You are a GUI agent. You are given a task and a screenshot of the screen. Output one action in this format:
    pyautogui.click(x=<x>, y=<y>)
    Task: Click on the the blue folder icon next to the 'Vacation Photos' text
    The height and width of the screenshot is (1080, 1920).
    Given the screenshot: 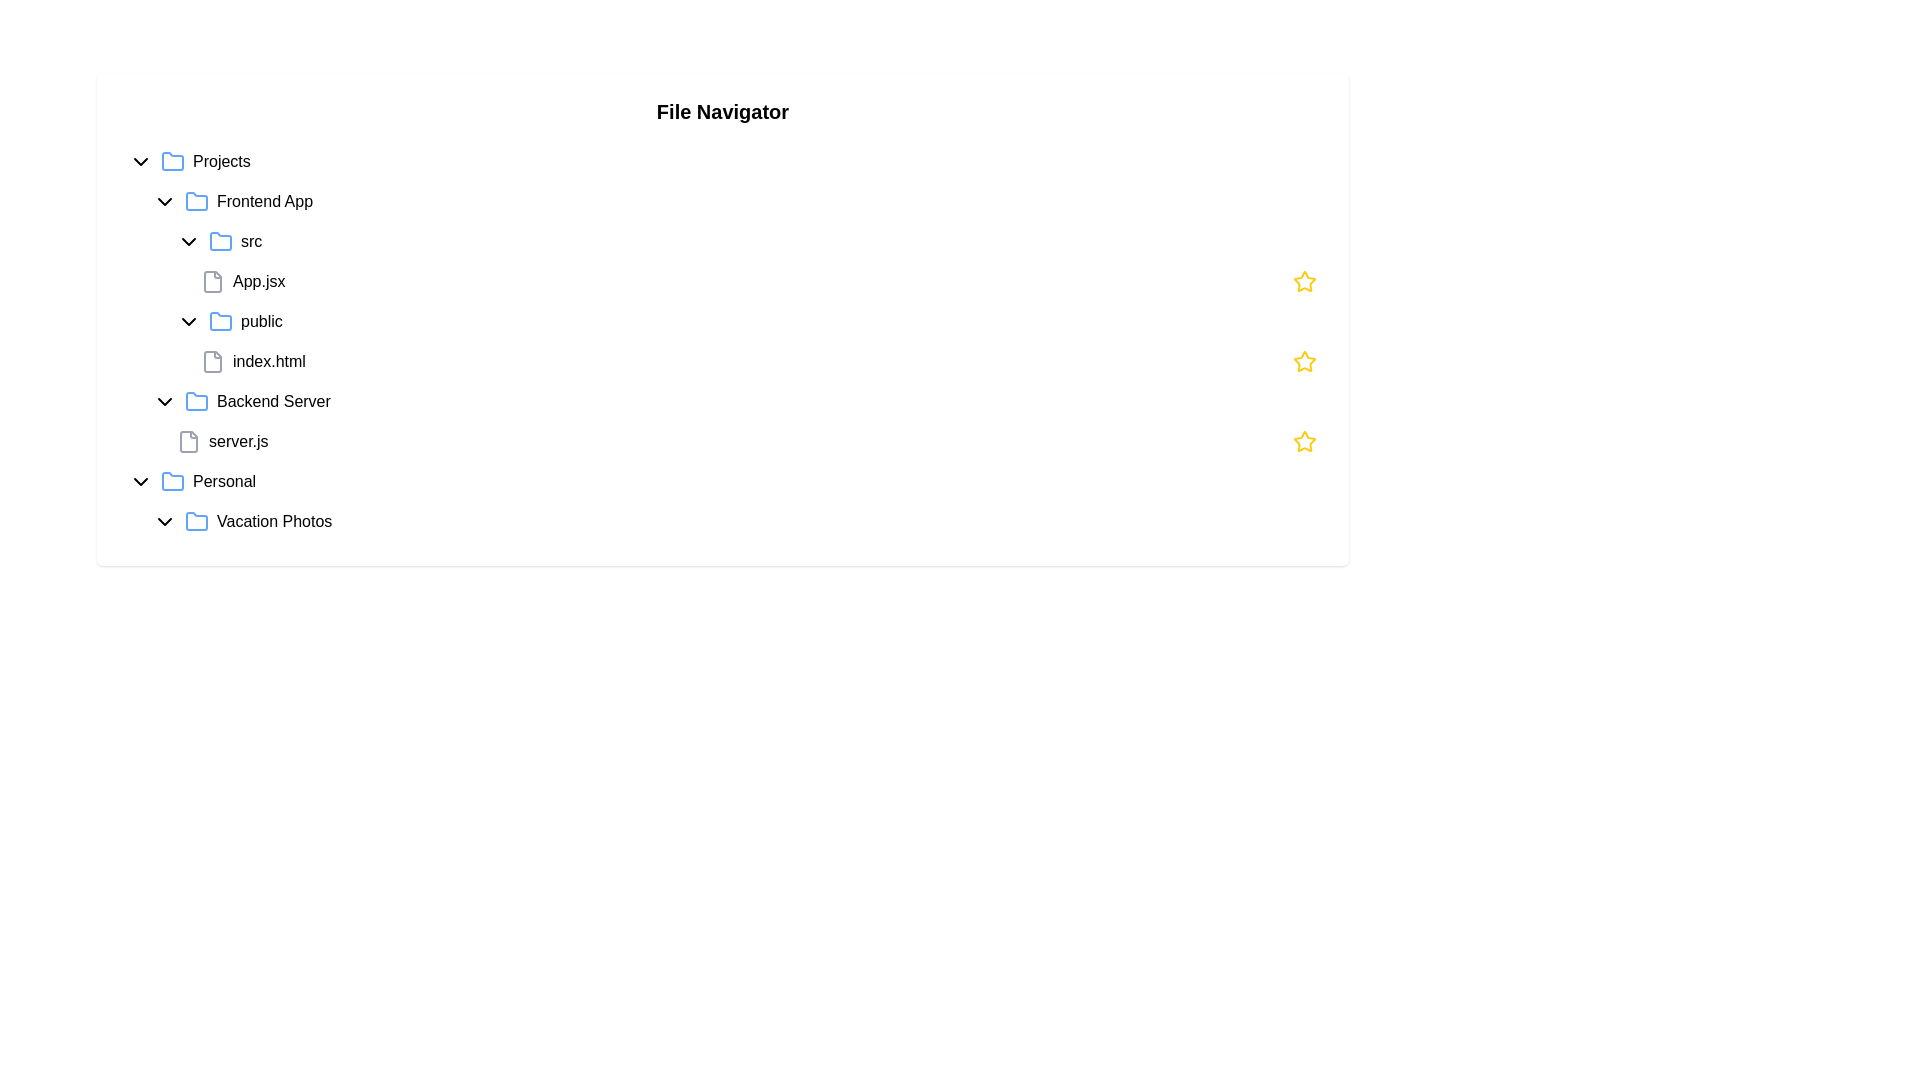 What is the action you would take?
    pyautogui.click(x=196, y=520)
    